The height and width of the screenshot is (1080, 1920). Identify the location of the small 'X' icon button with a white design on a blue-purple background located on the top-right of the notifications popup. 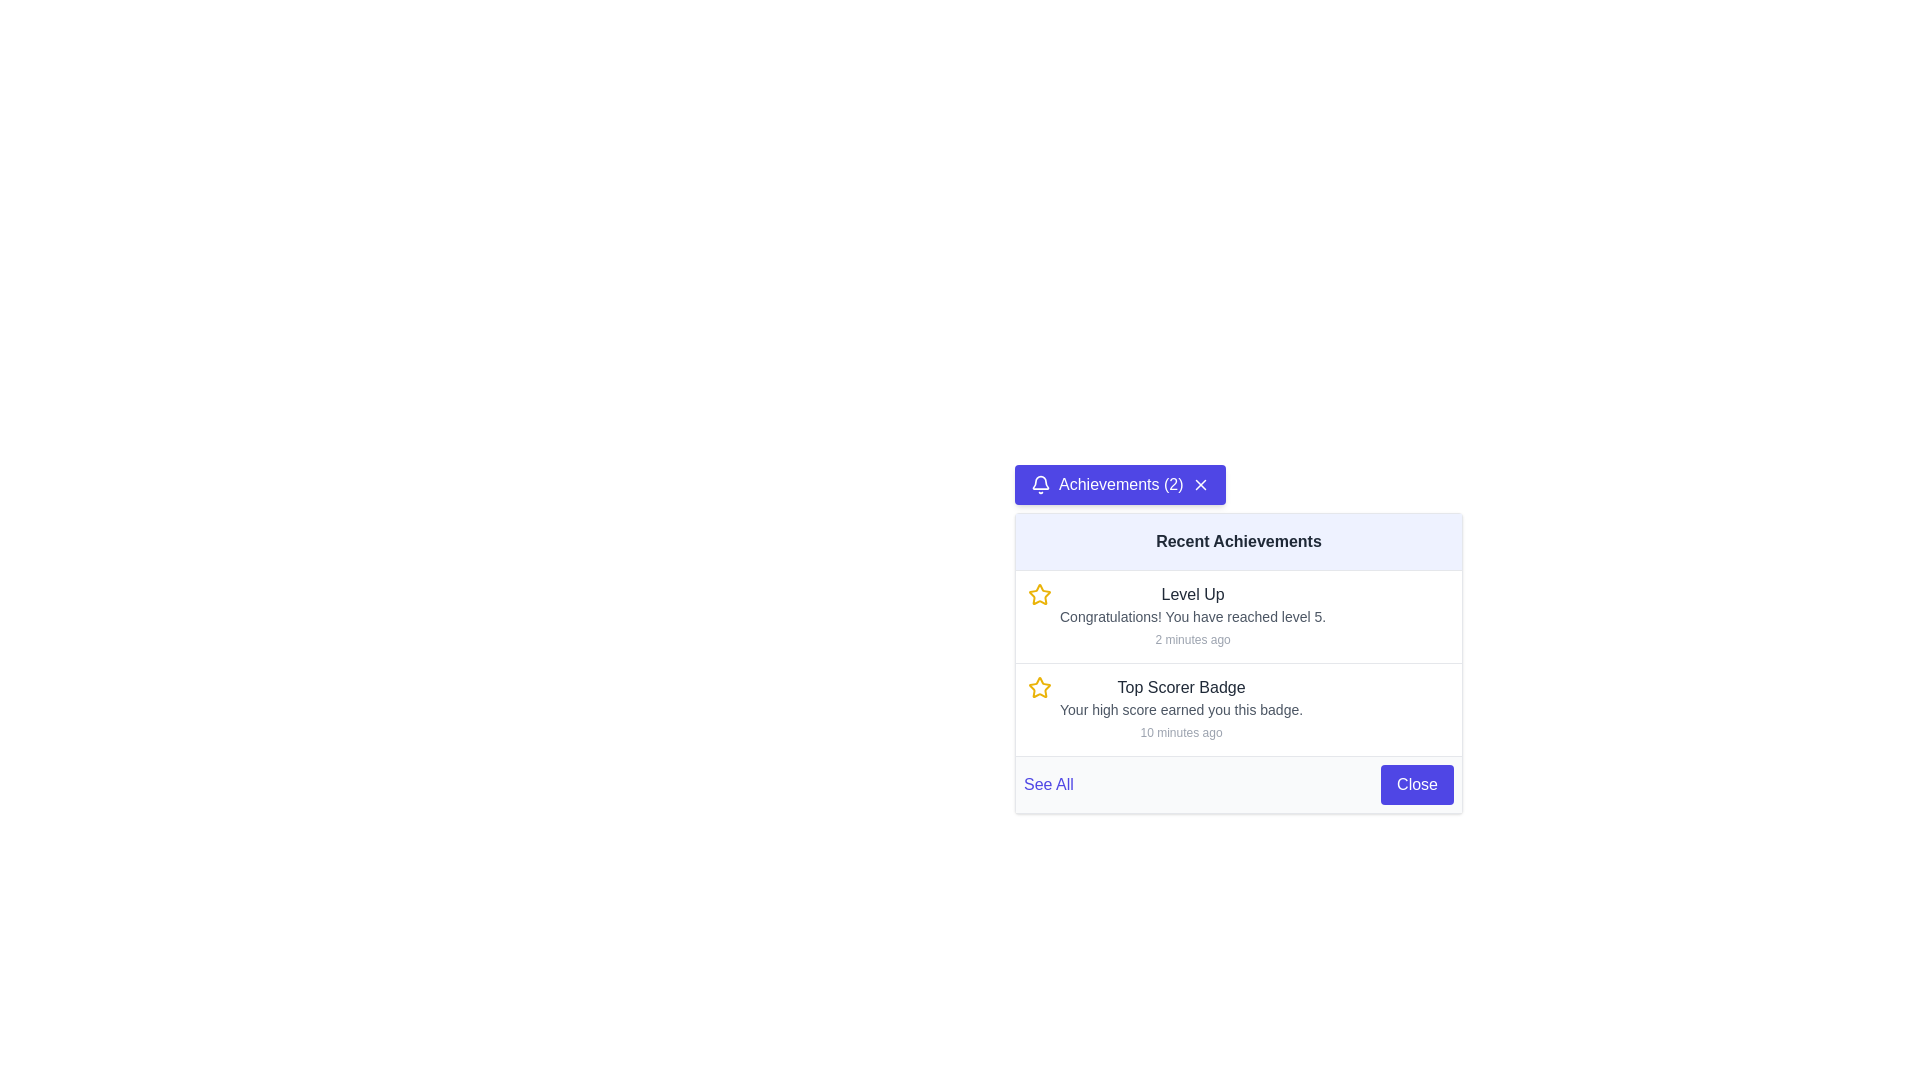
(1200, 485).